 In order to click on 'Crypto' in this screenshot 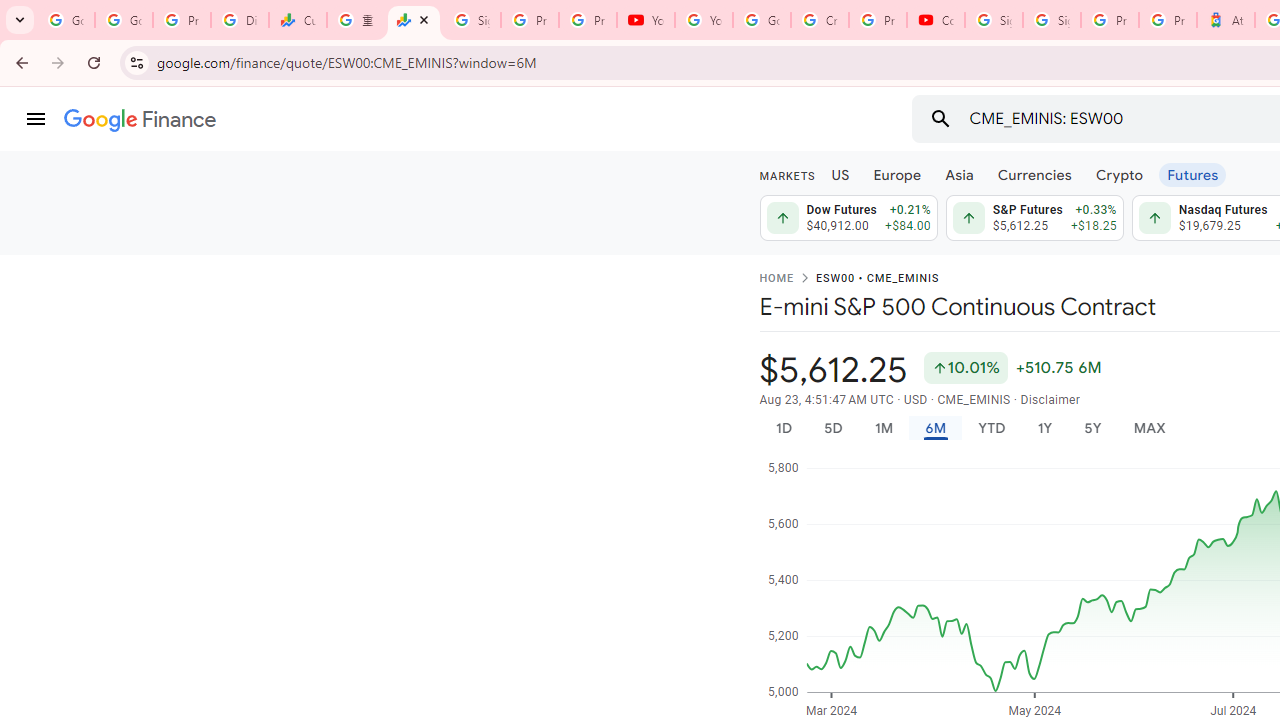, I will do `click(1118, 173)`.